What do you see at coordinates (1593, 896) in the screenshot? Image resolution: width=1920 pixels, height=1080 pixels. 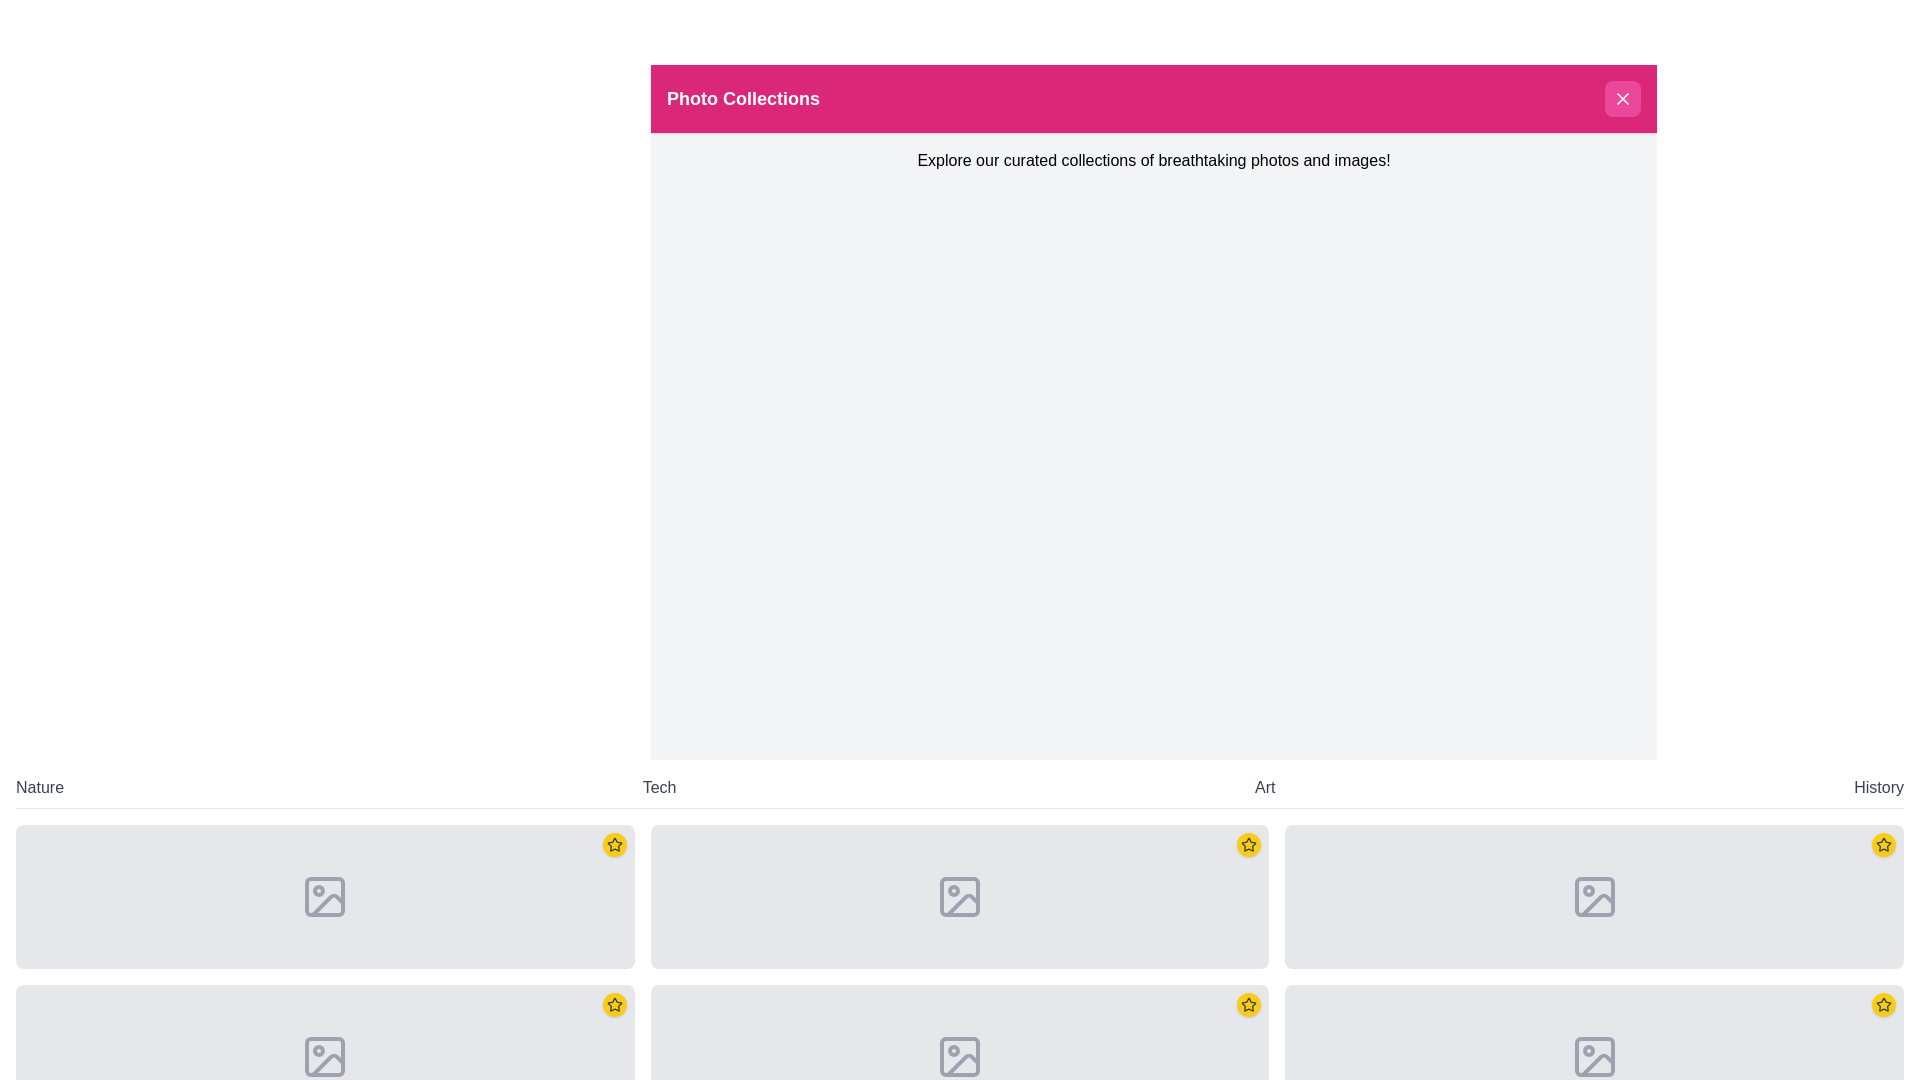 I see `the top-left subcomponent of the icon representing the image slot in the bottom row of the grid layout under the 'Art' category` at bounding box center [1593, 896].